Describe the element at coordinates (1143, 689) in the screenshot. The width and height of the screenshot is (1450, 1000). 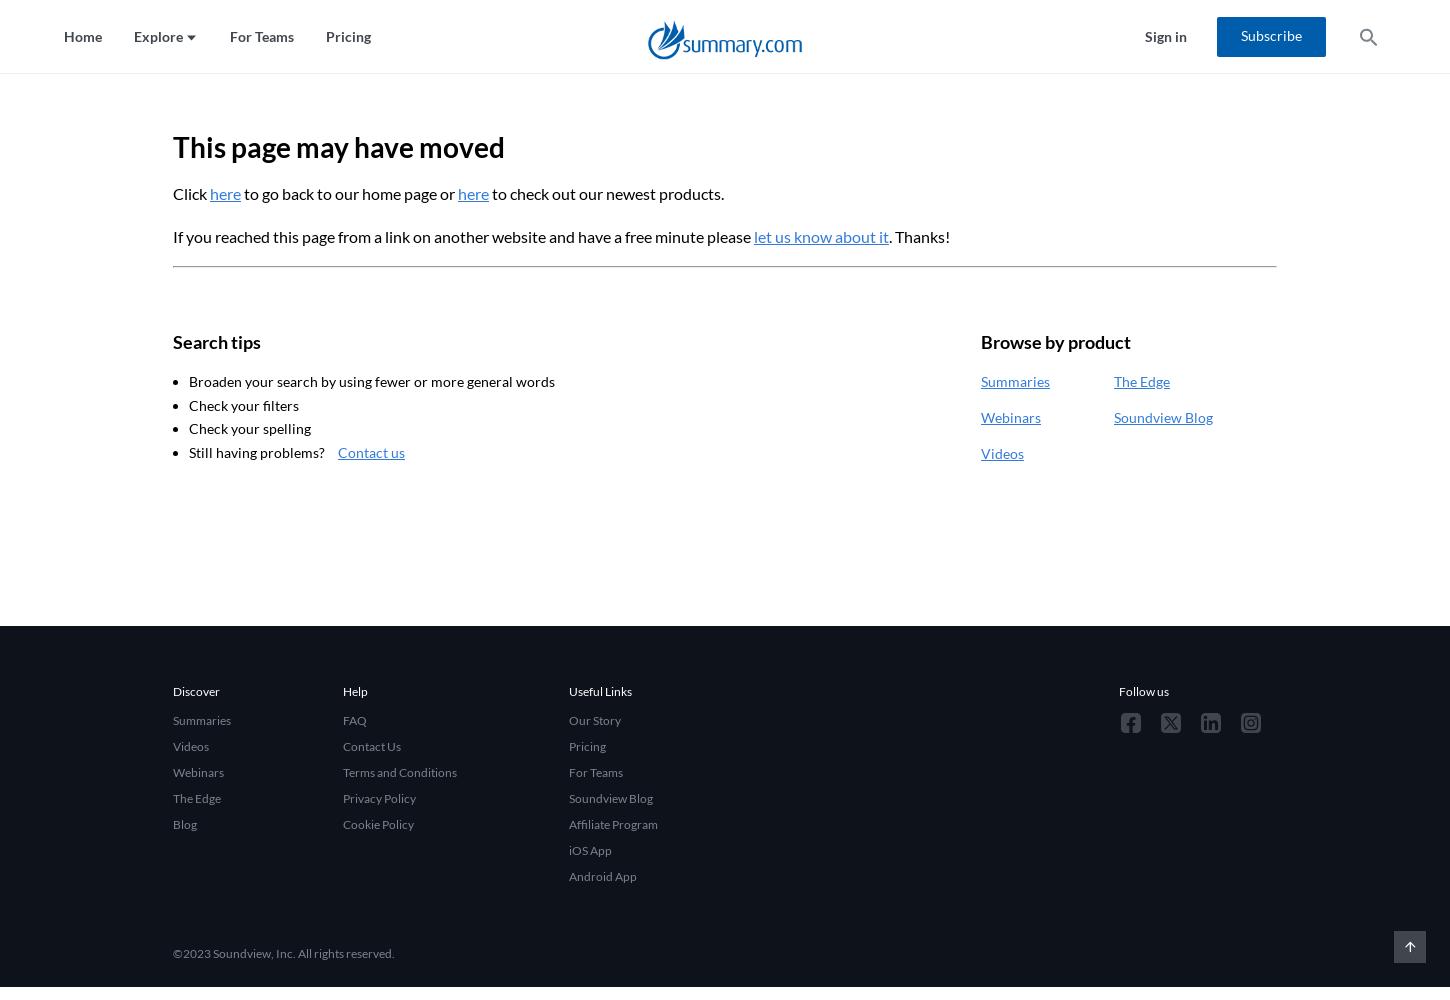
I see `'Follow us'` at that location.